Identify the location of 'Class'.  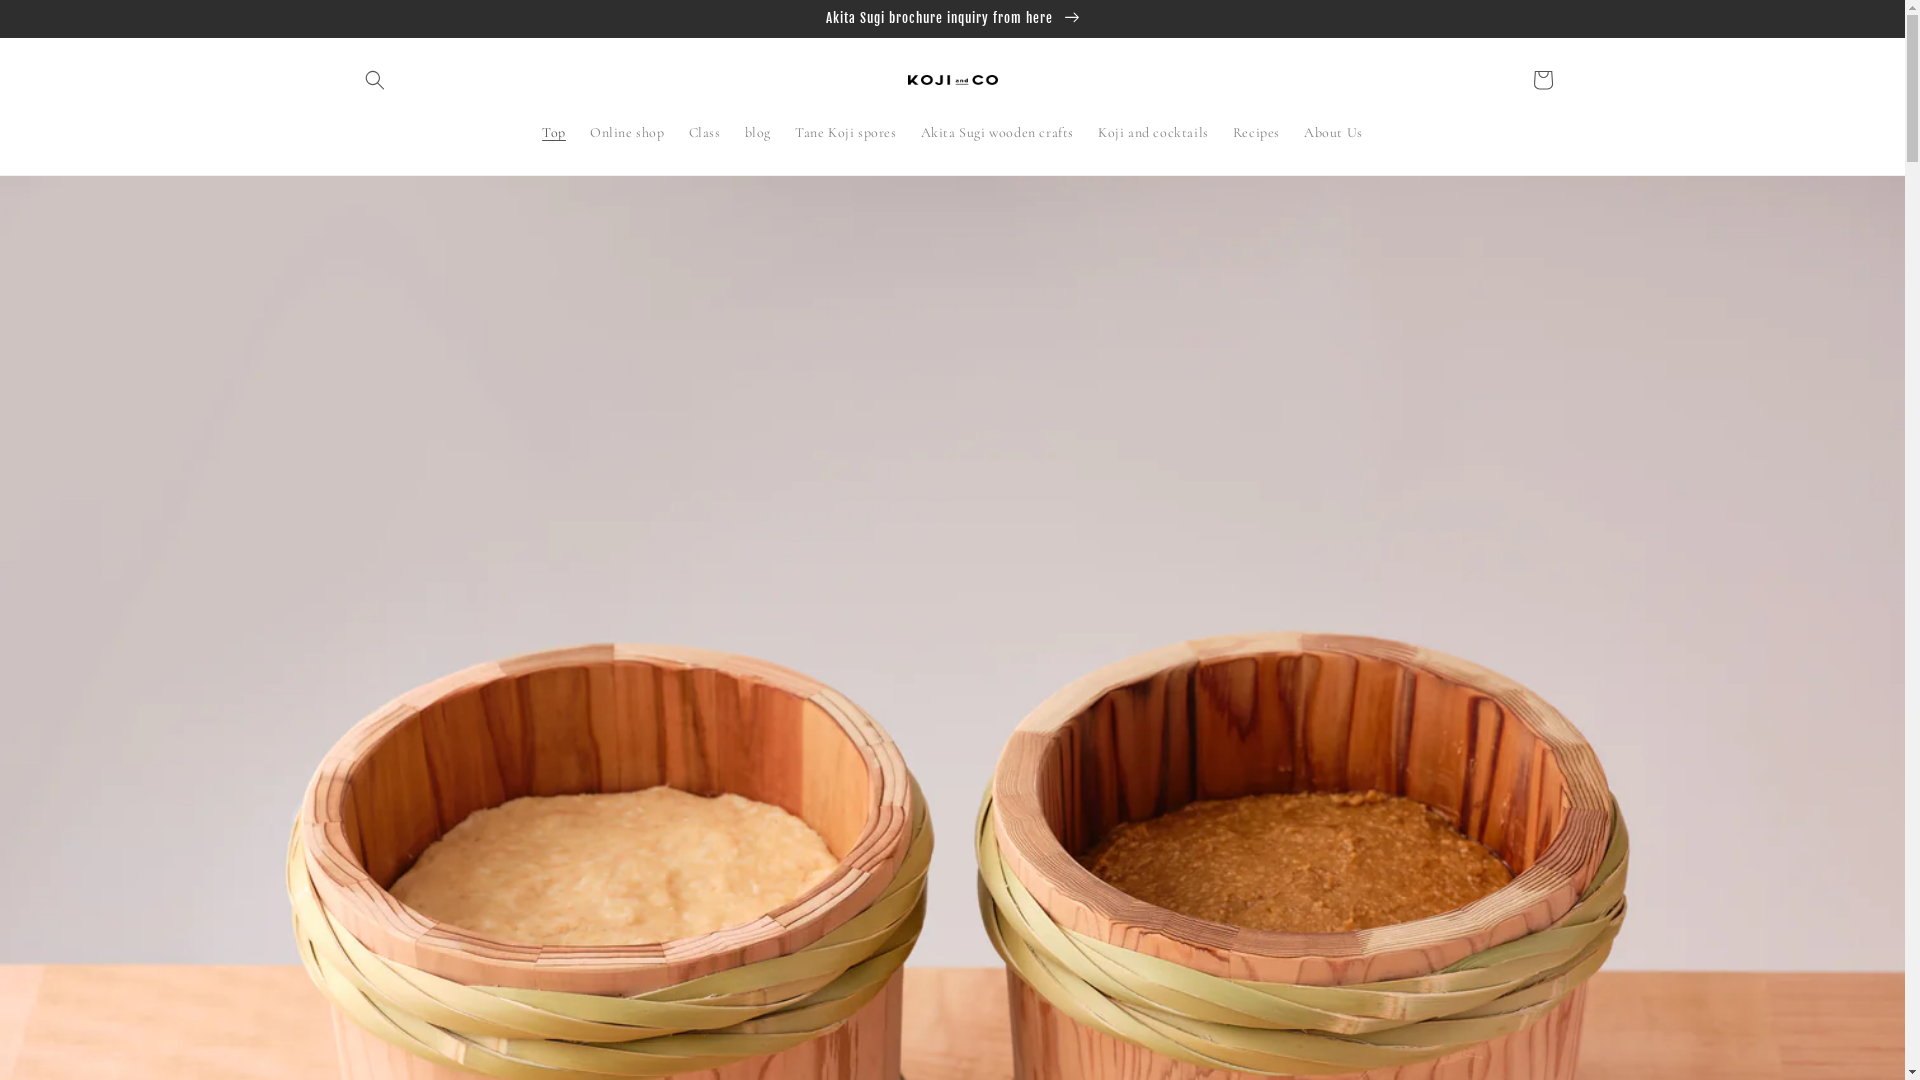
(705, 132).